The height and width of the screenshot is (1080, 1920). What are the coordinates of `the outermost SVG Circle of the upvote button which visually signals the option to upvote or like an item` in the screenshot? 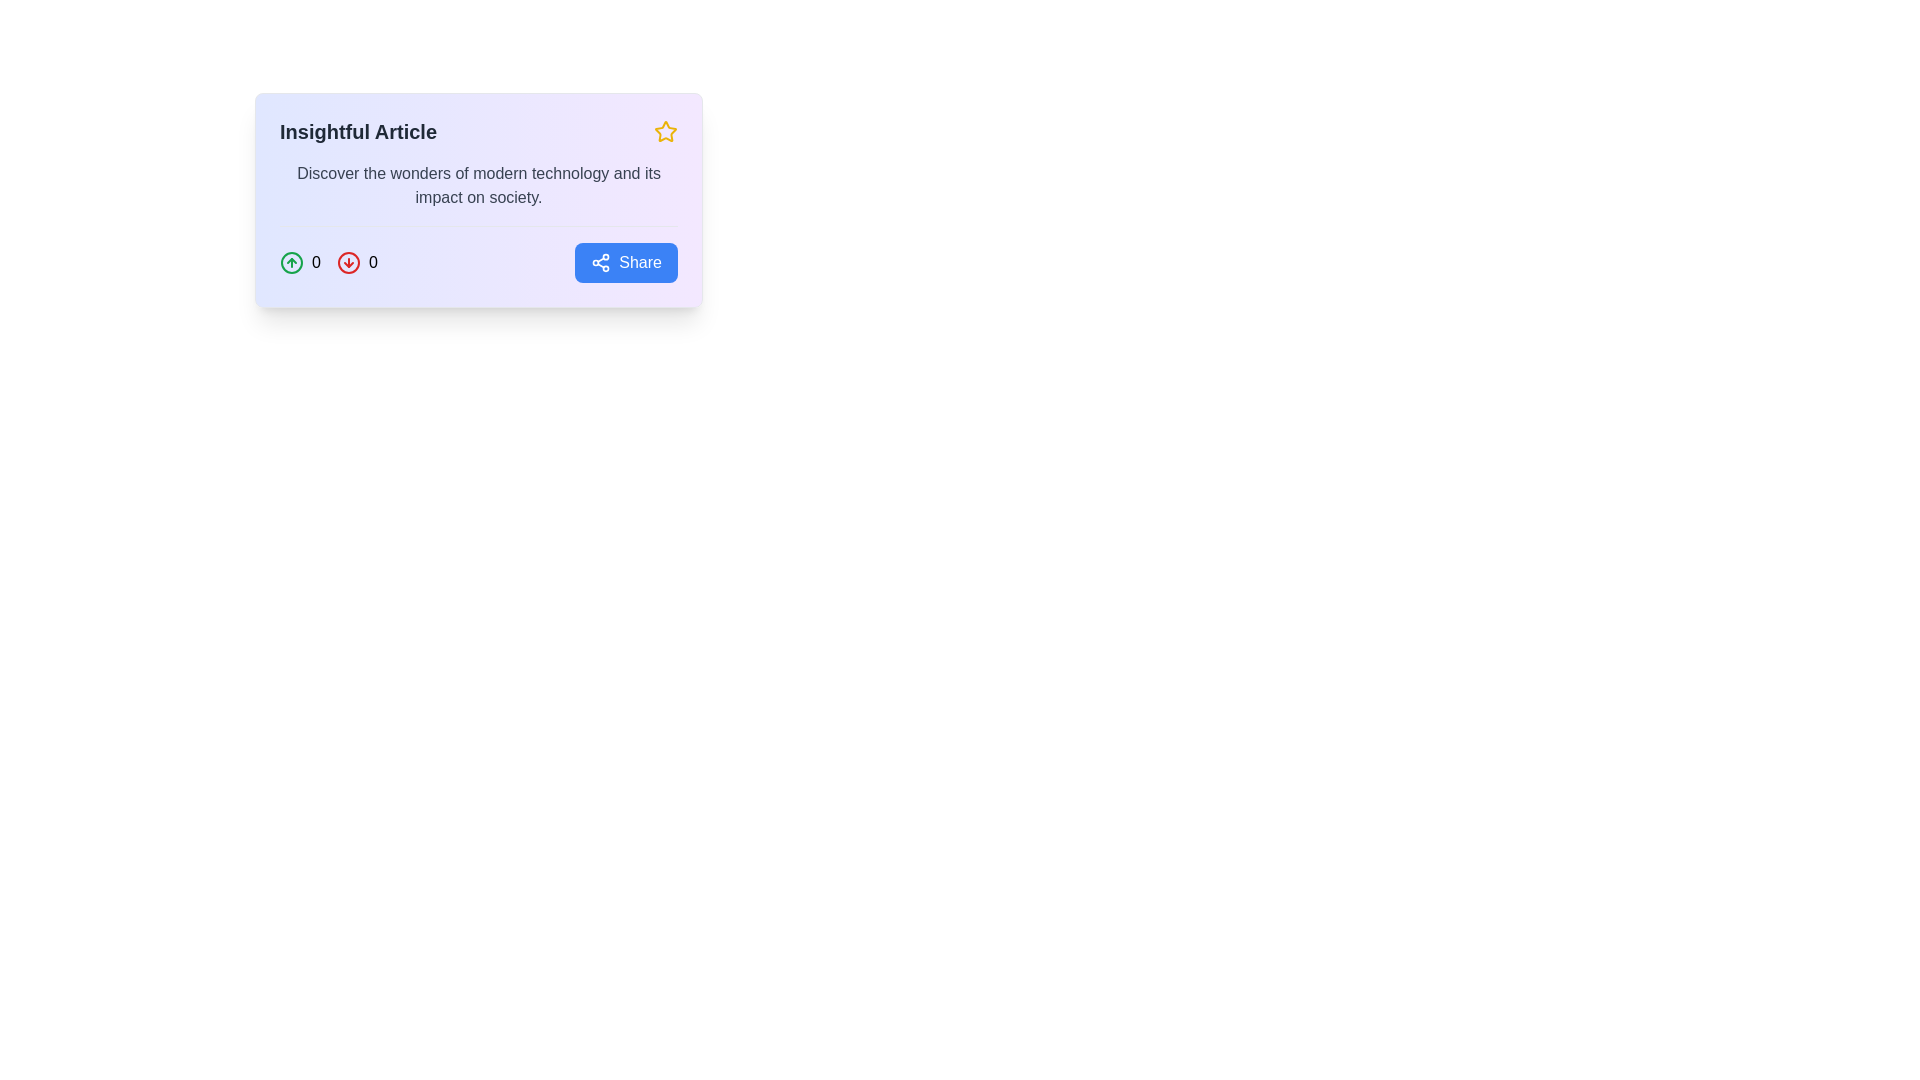 It's located at (291, 261).